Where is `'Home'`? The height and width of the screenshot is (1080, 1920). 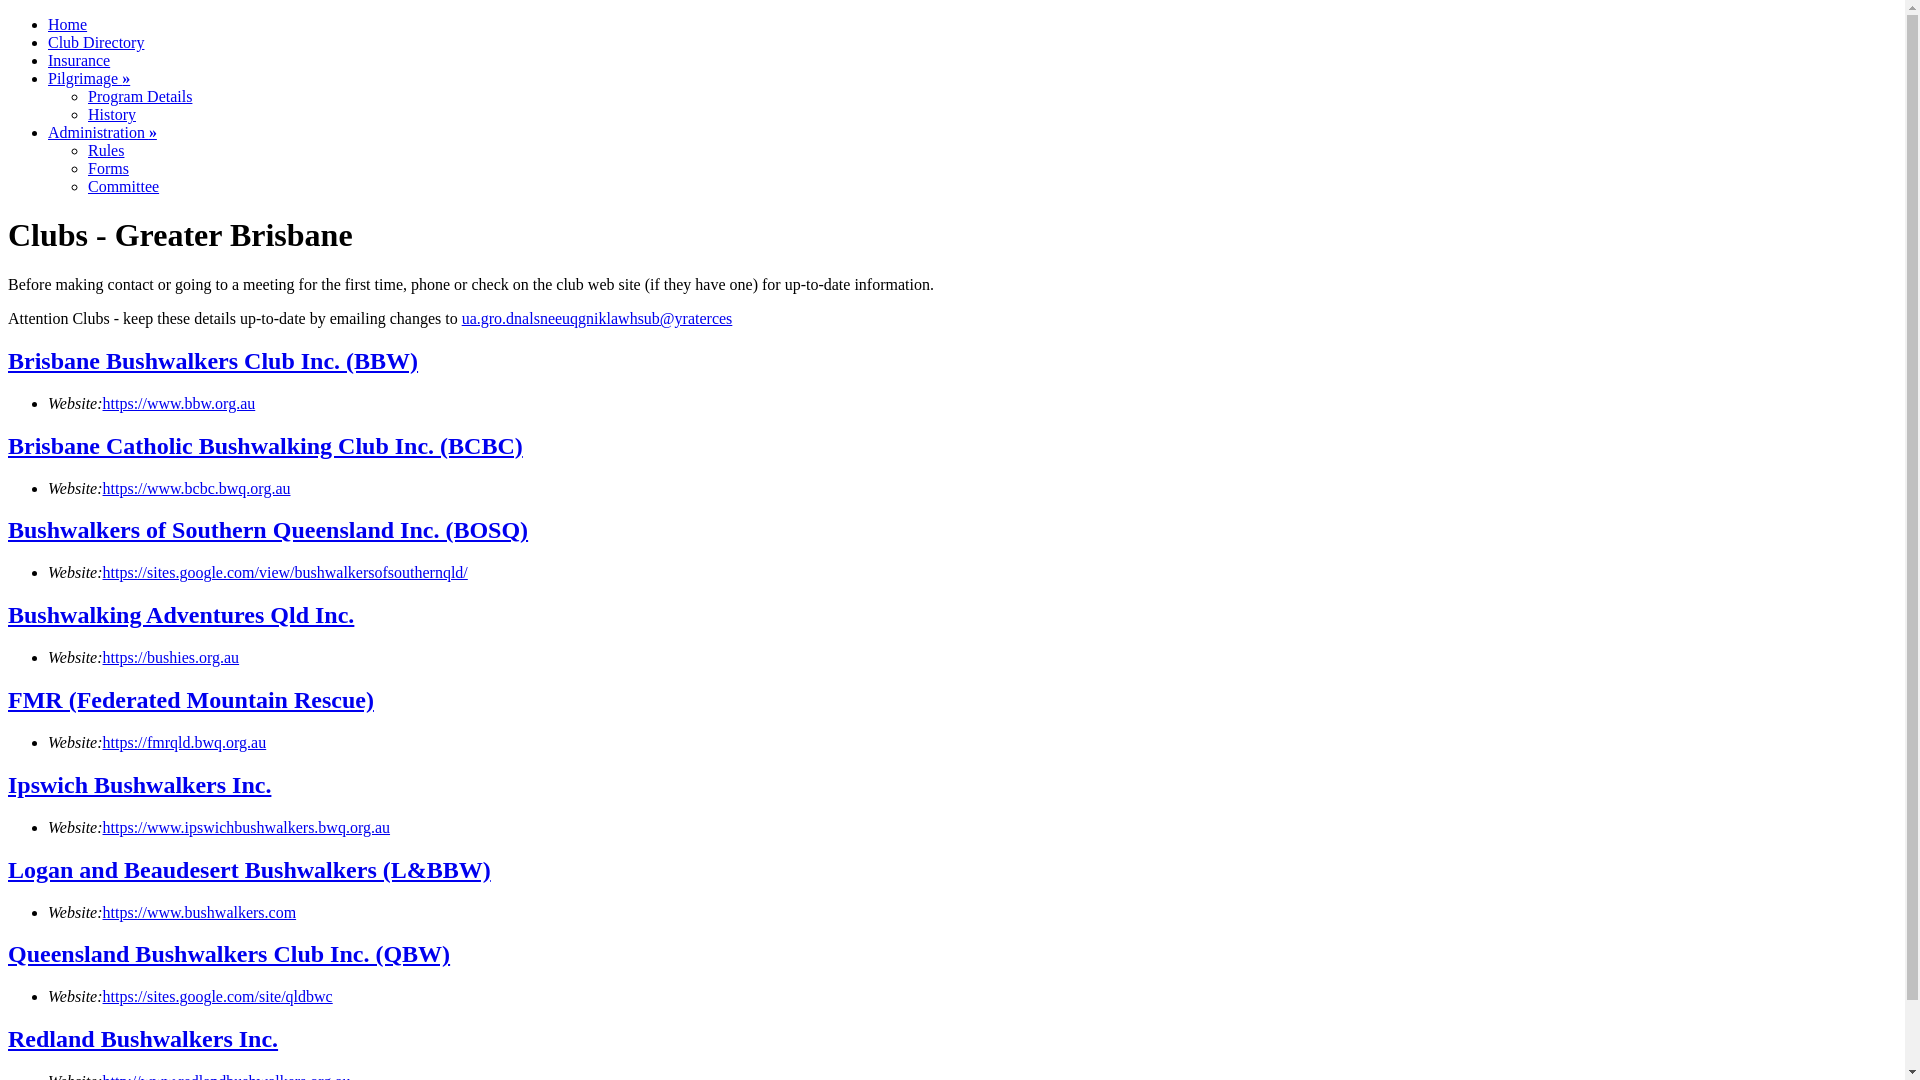
'Home' is located at coordinates (67, 24).